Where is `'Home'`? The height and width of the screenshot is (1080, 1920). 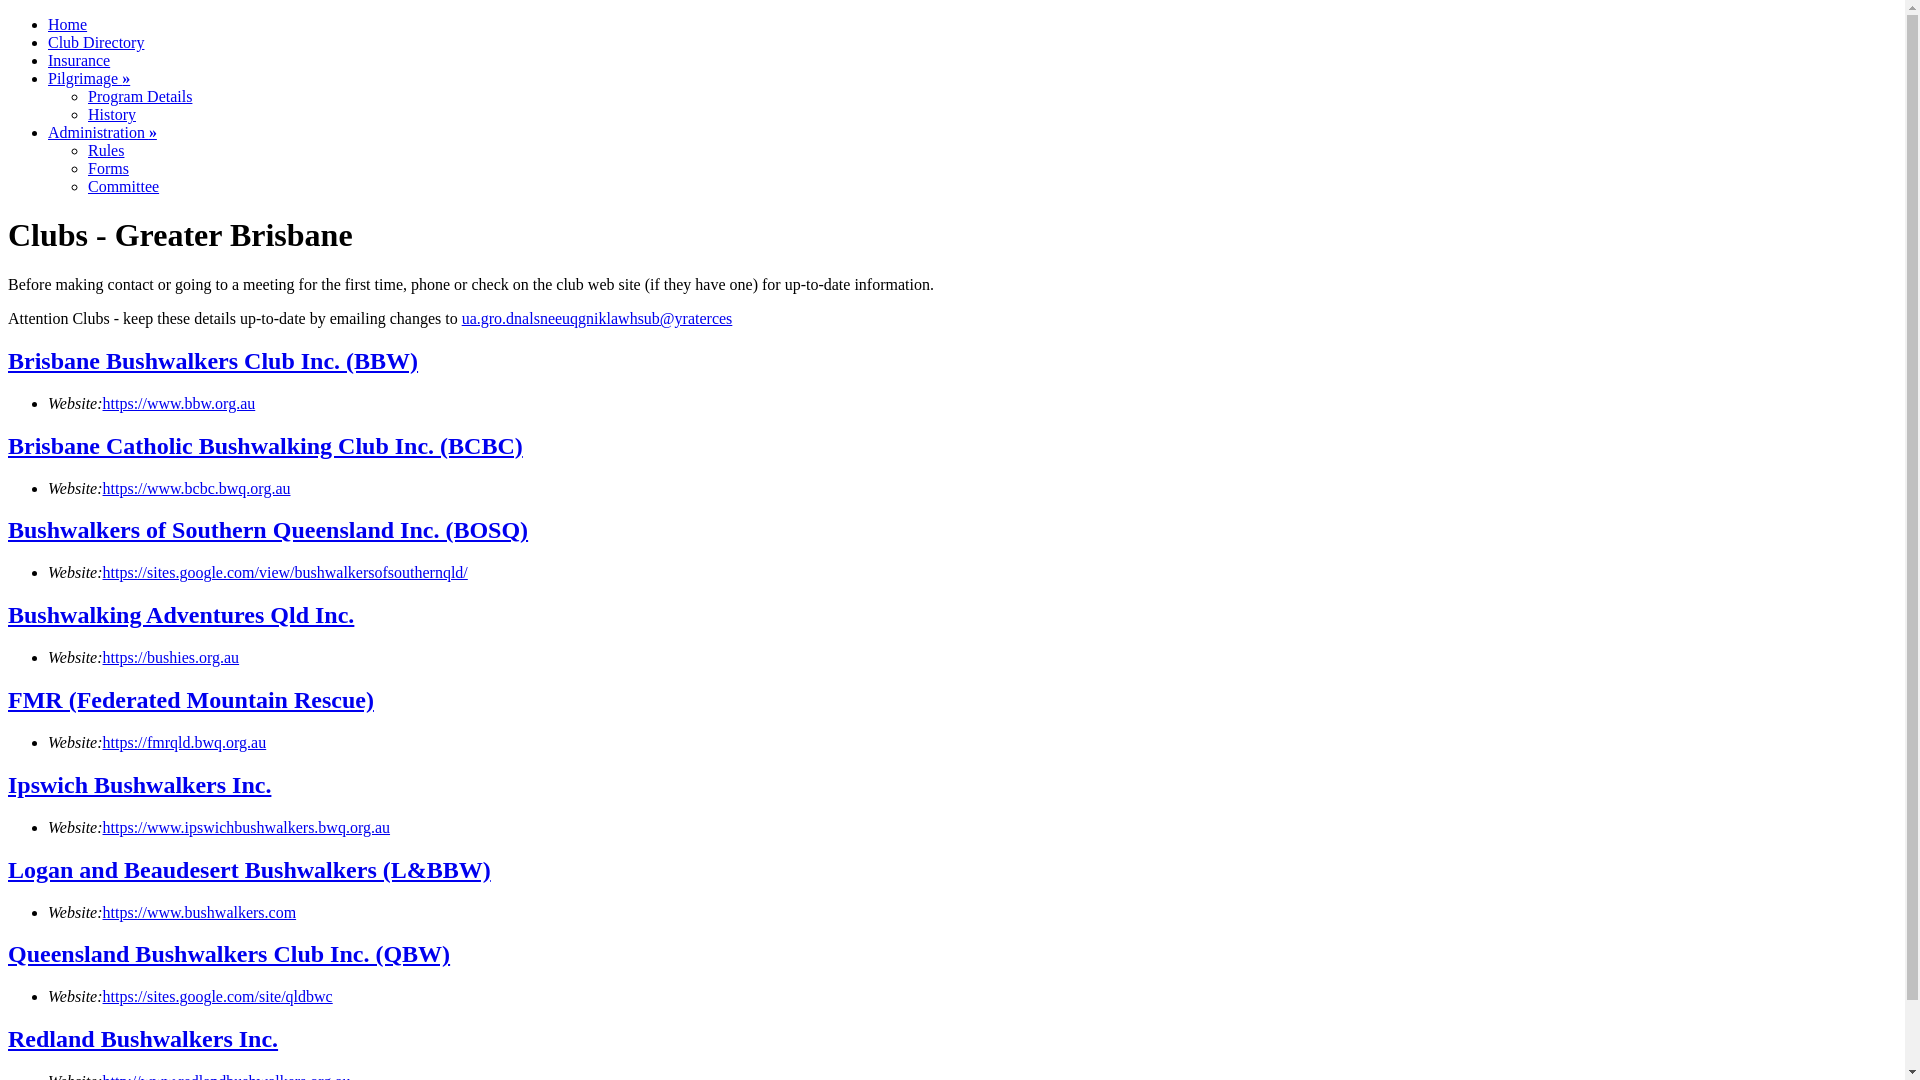
'Home' is located at coordinates (67, 24).